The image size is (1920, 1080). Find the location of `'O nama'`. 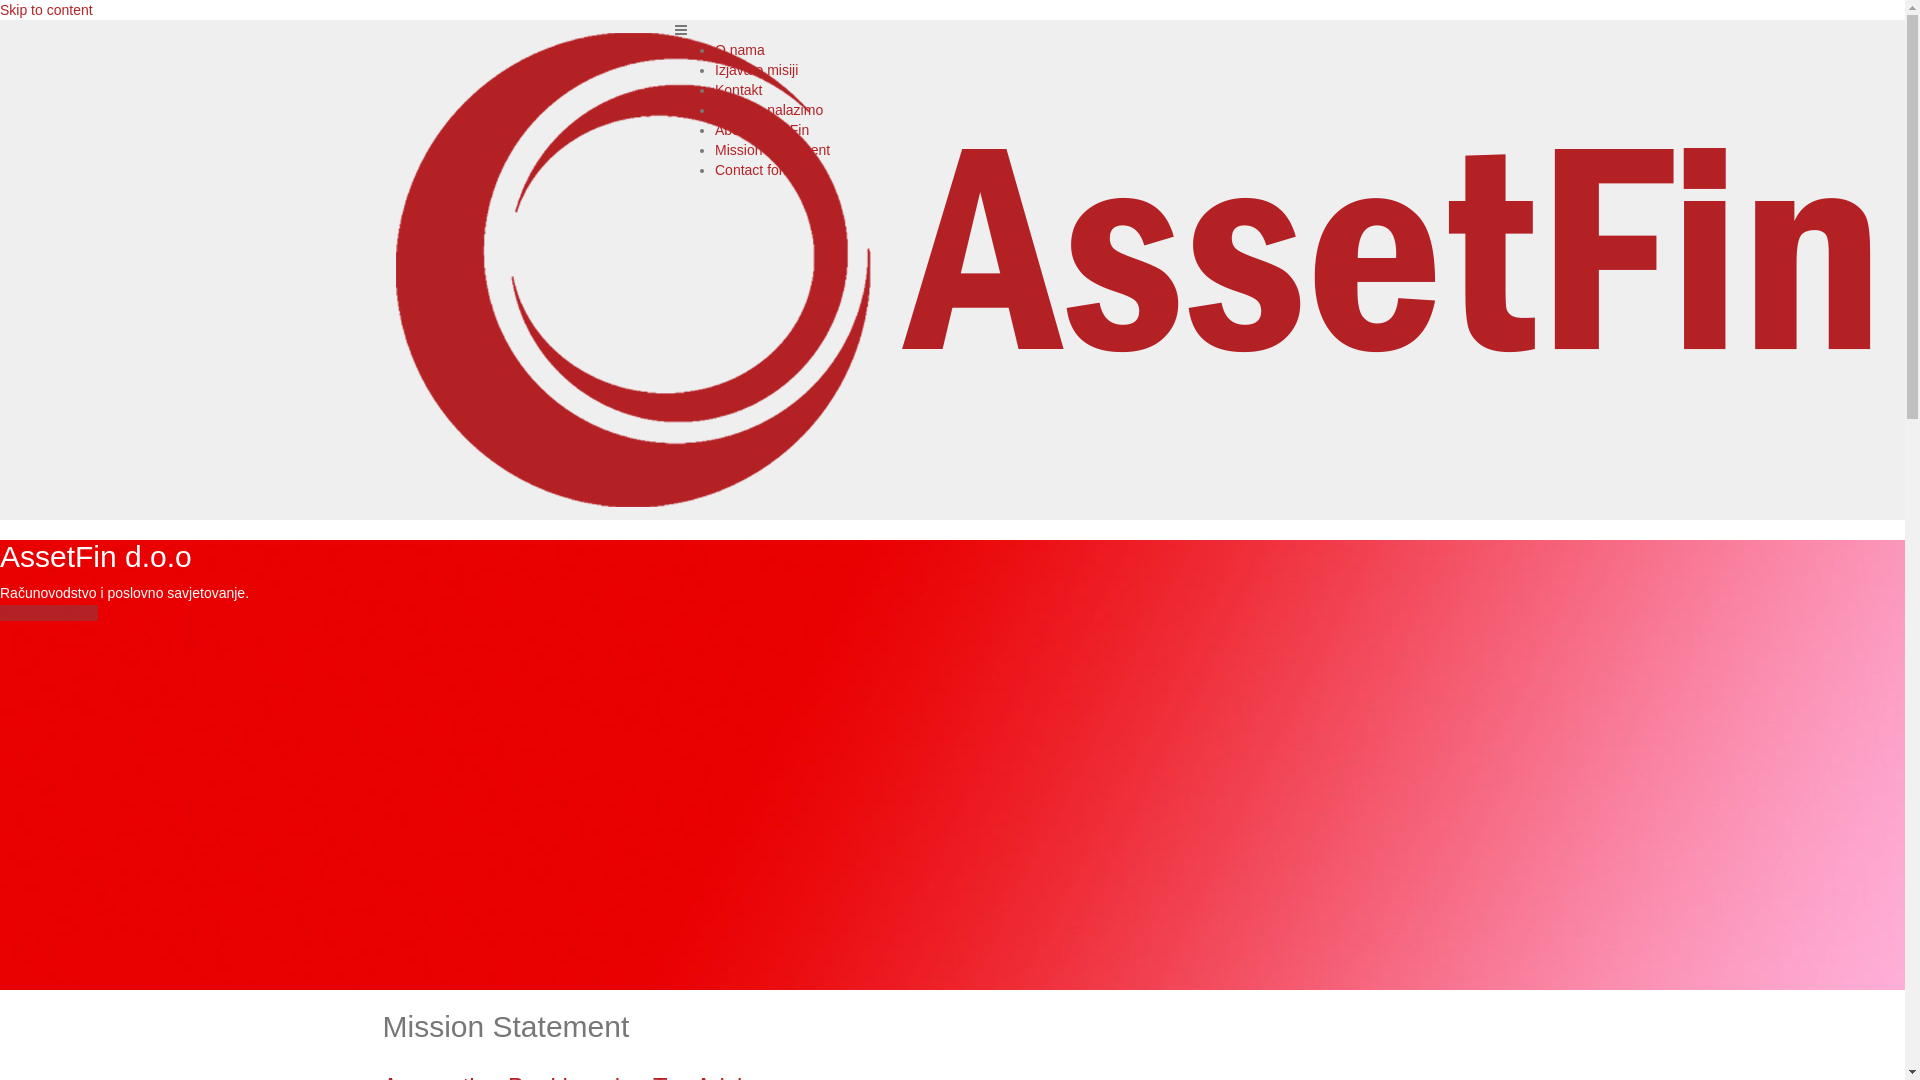

'O nama' is located at coordinates (738, 49).